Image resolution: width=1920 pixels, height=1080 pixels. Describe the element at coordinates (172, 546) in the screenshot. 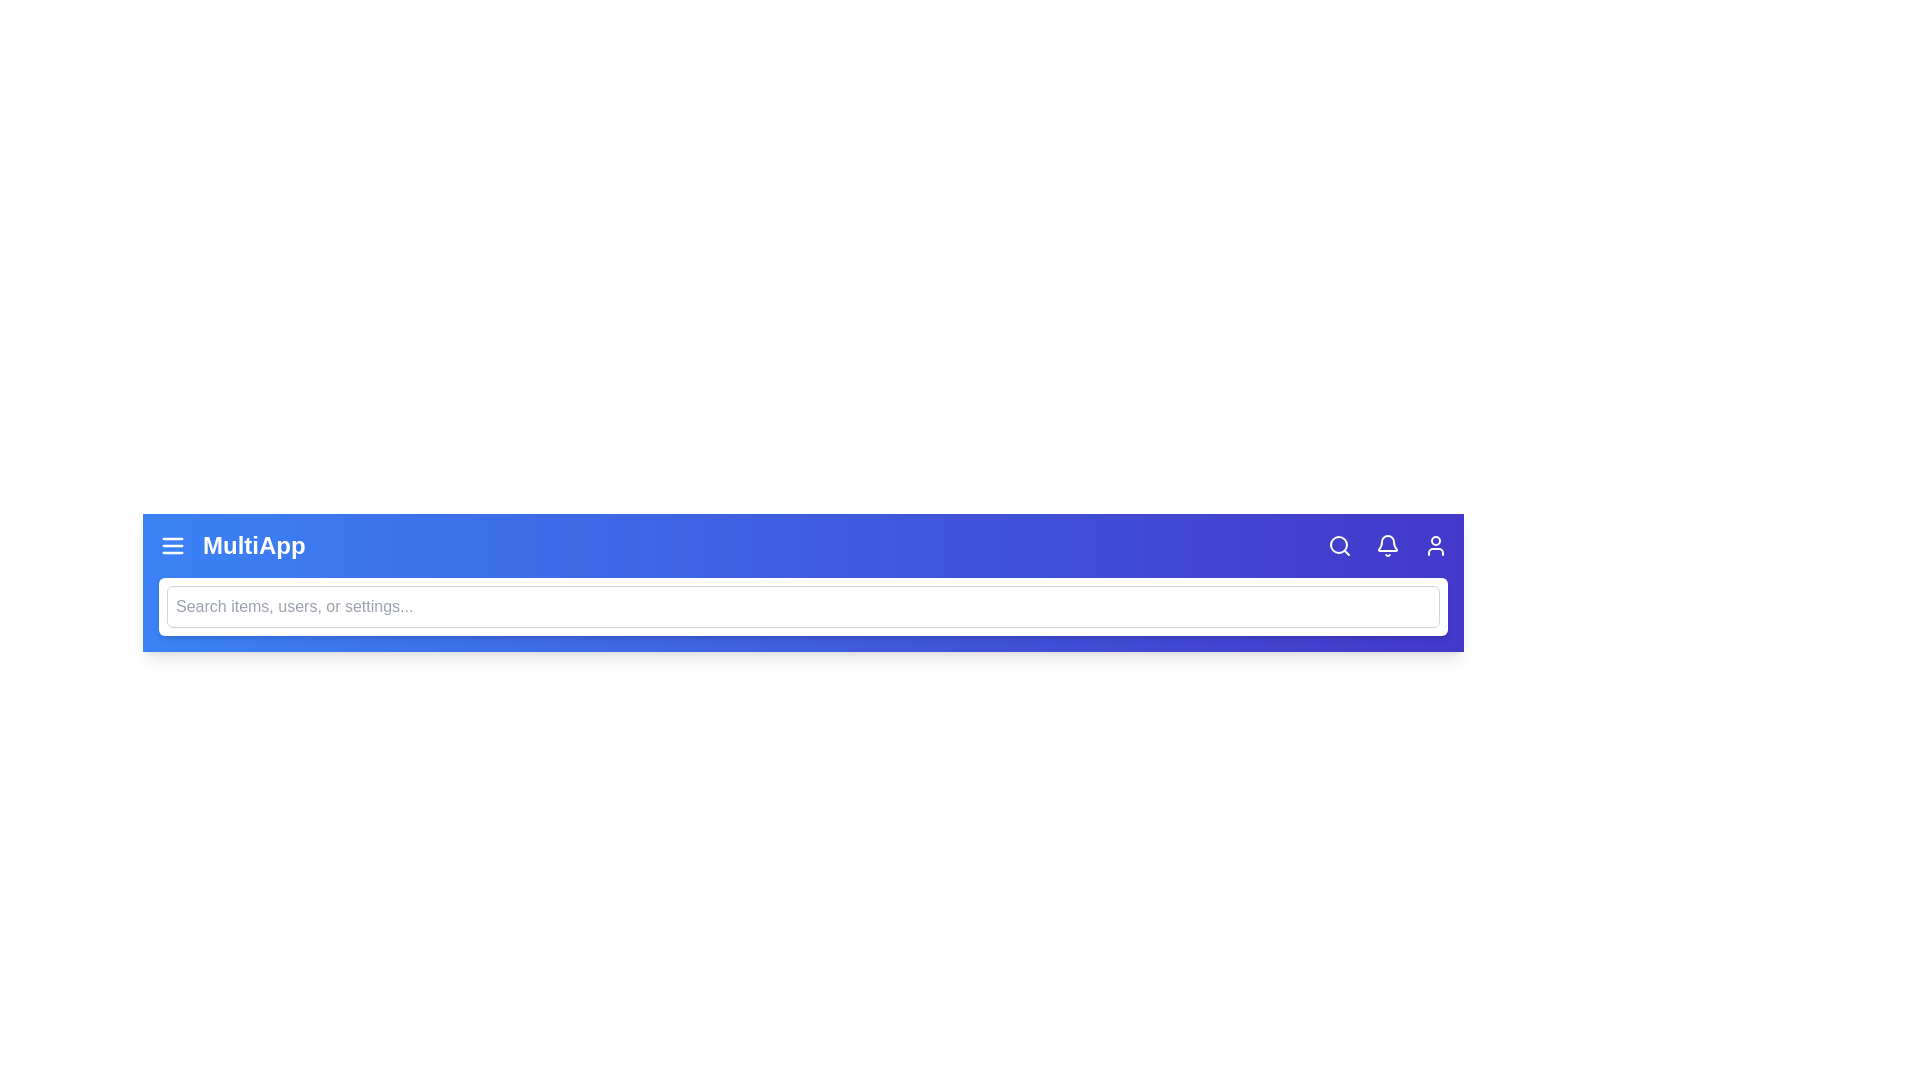

I see `the menu button in the MultiPurposeAppBar` at that location.